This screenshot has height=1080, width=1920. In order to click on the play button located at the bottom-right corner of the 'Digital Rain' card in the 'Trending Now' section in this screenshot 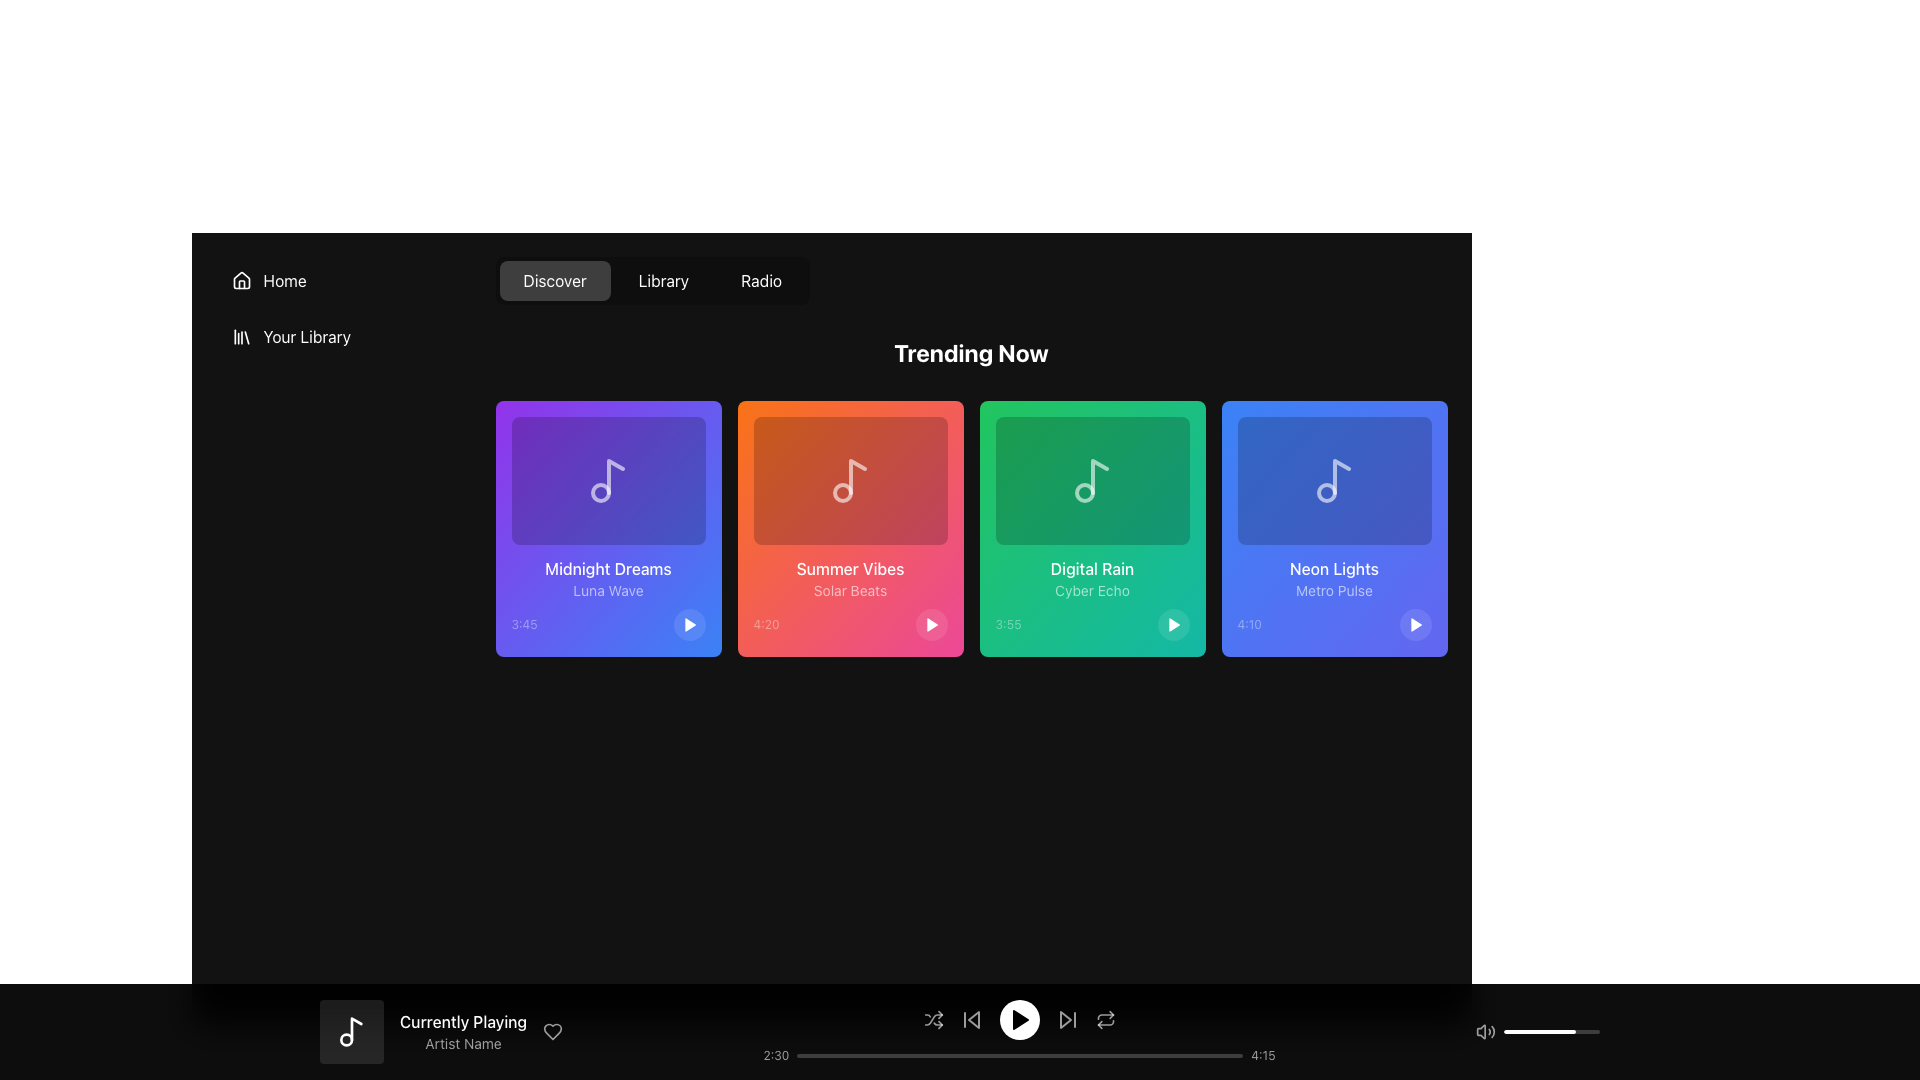, I will do `click(1174, 623)`.